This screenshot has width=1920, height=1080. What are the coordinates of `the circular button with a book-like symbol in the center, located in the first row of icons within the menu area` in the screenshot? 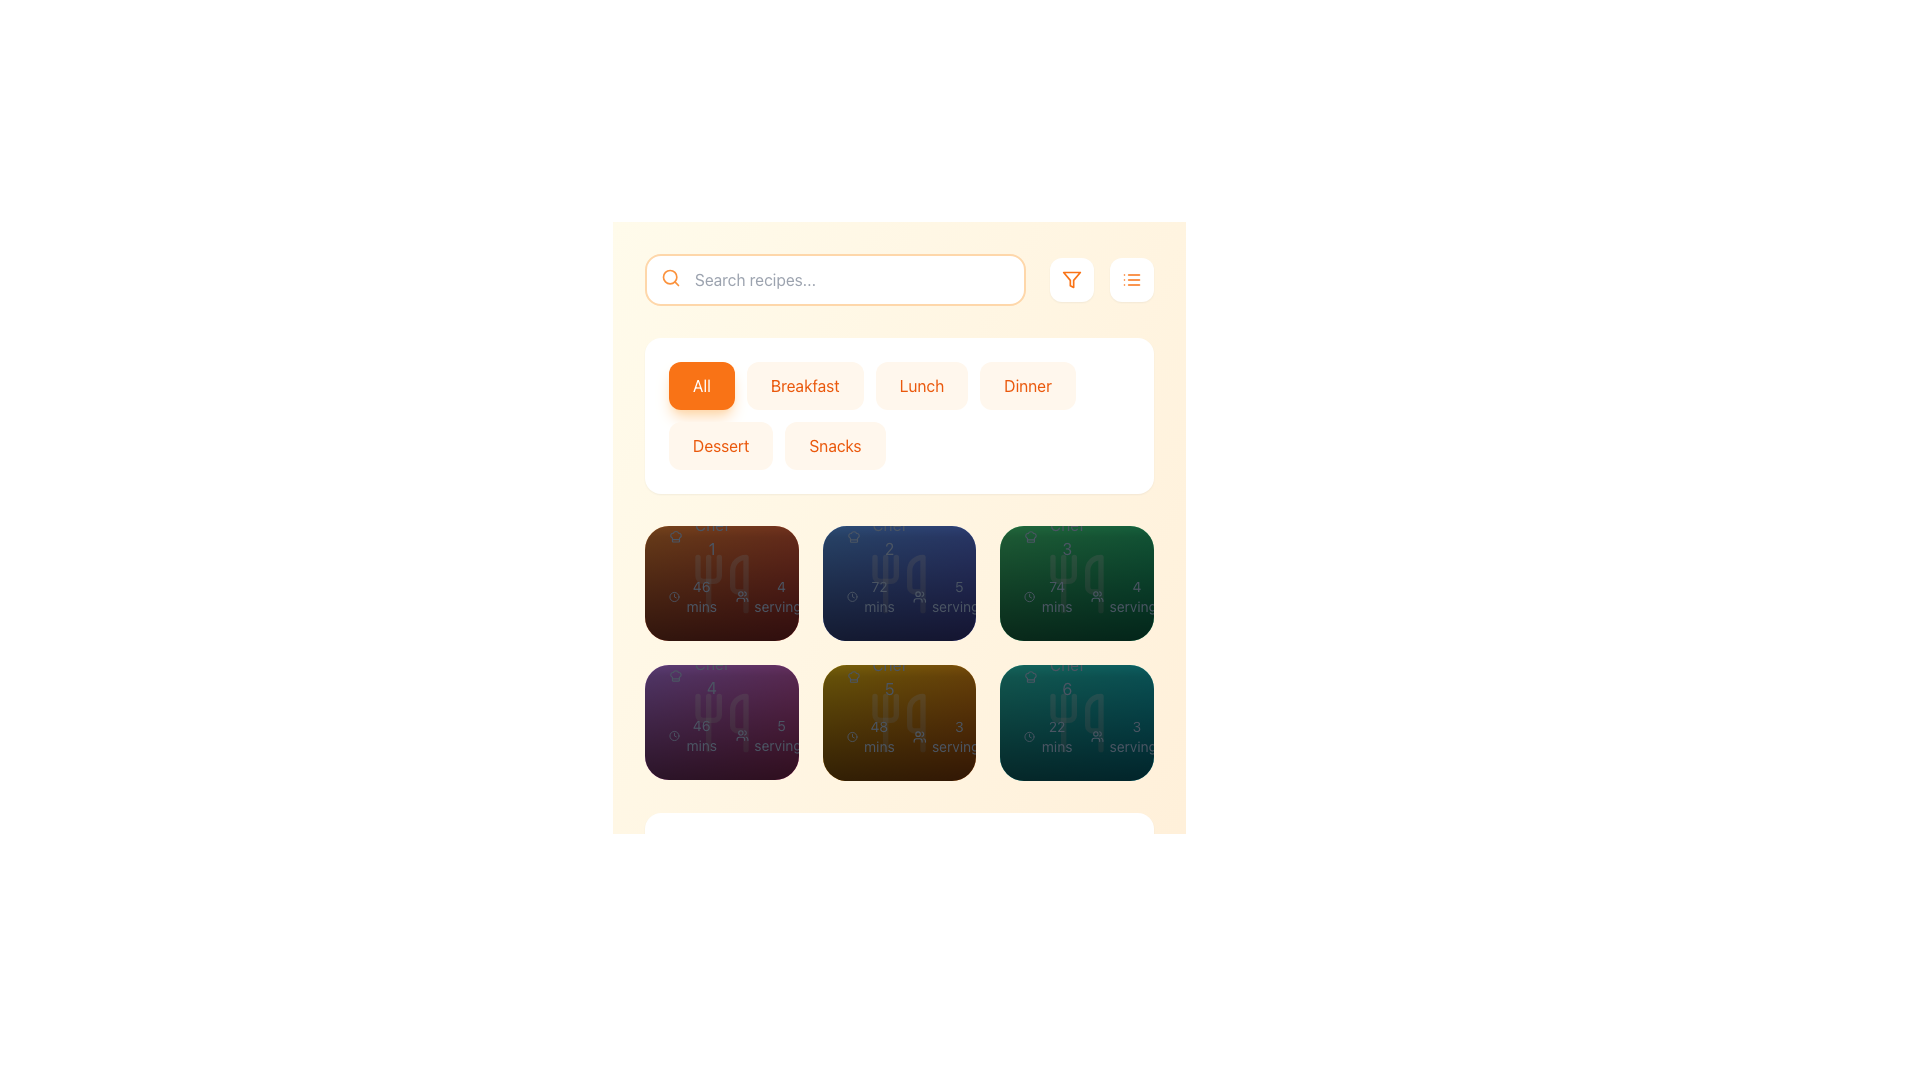 It's located at (720, 583).